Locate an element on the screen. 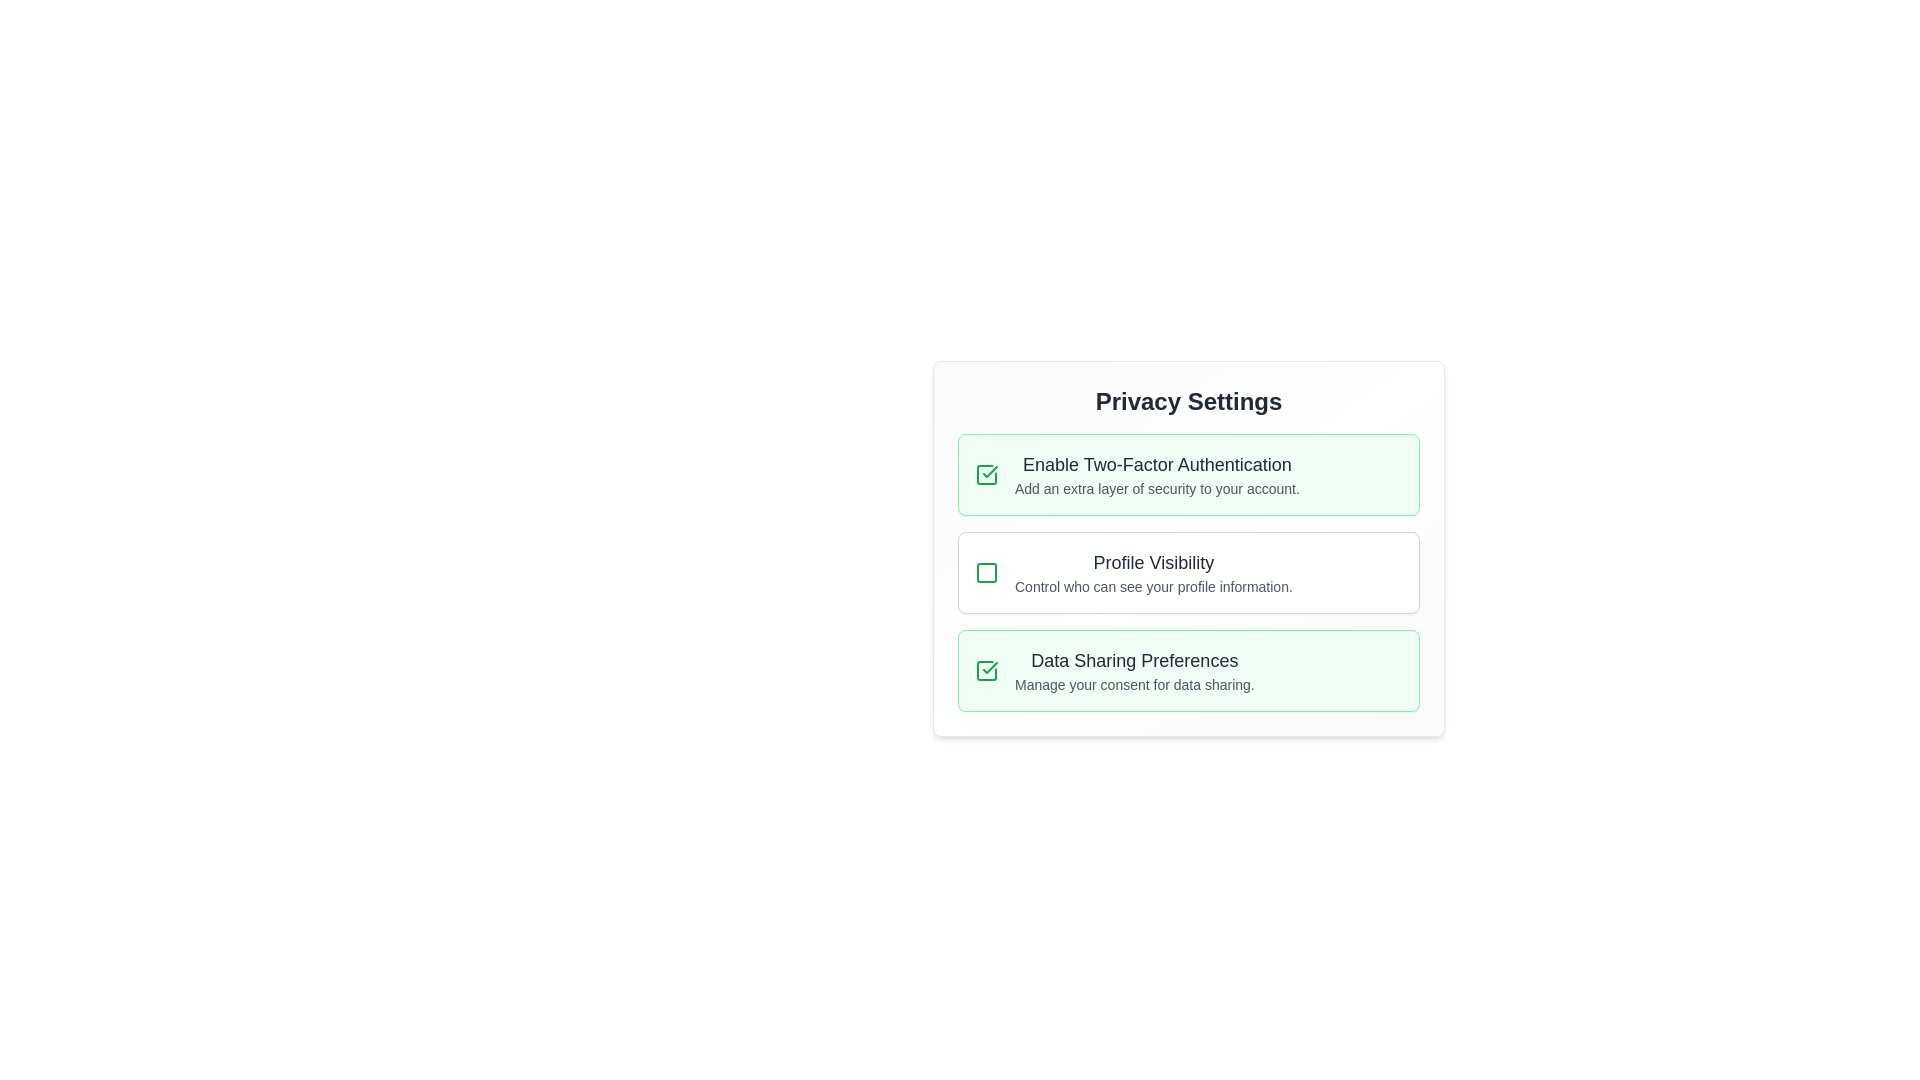 The height and width of the screenshot is (1080, 1920). the selectable list item titled 'Enable Two-Factor Authentication' with a light green background and dark green checkmark icon is located at coordinates (1189, 474).